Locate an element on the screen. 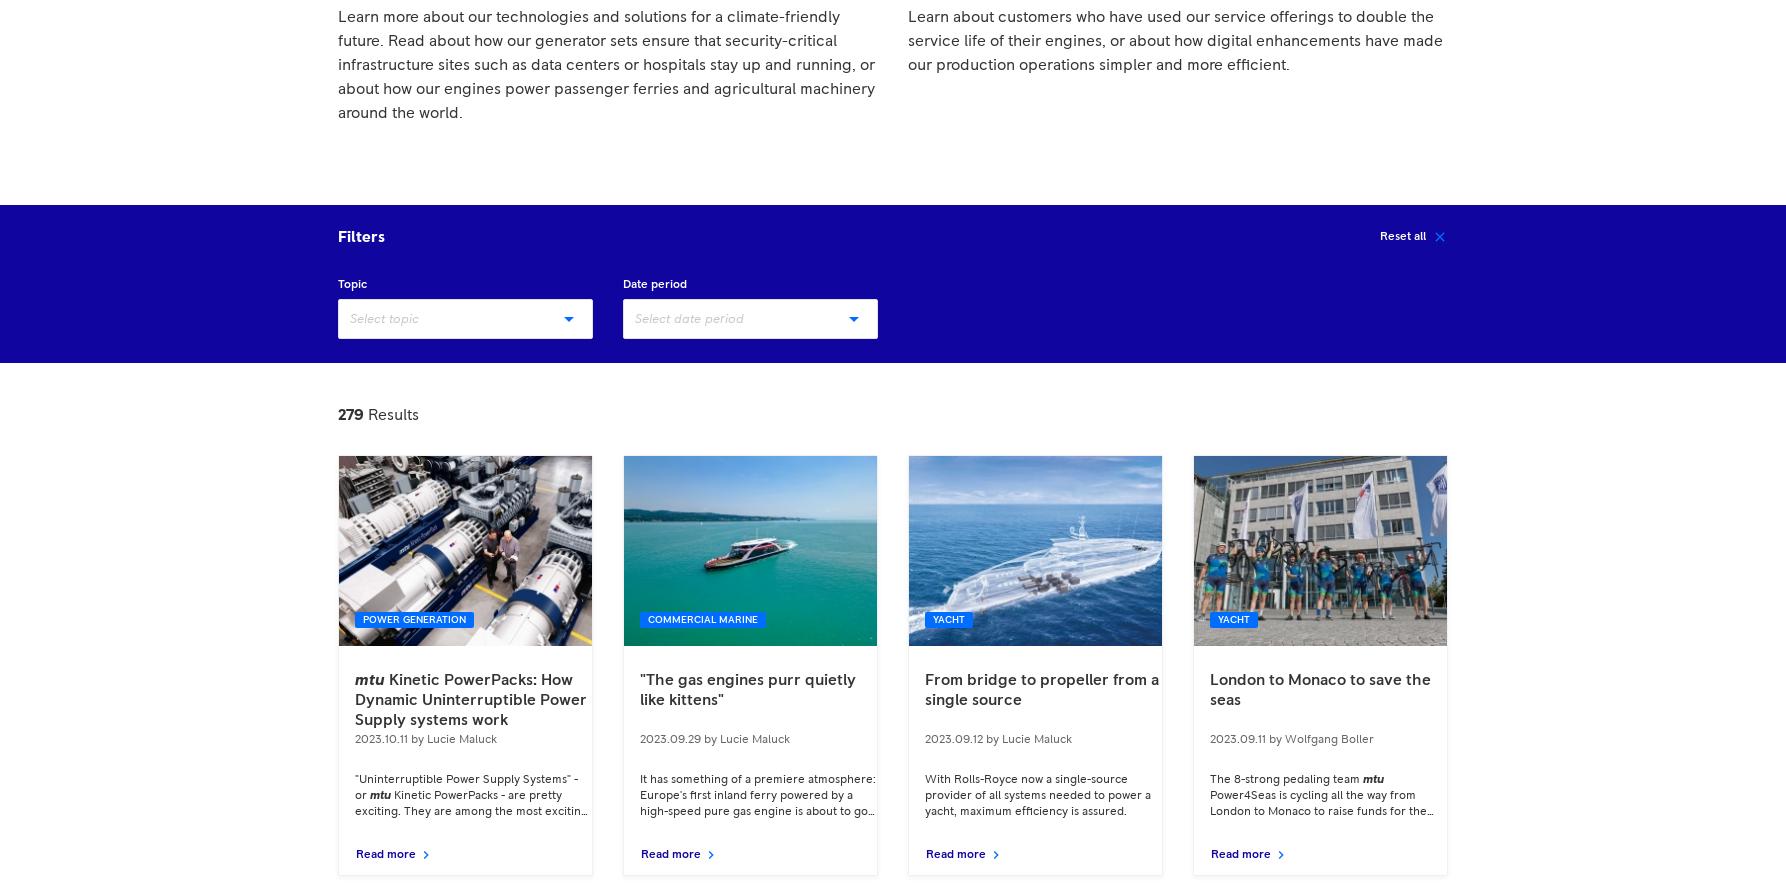 The height and width of the screenshot is (891, 1786). 'Wolfgang Boller' is located at coordinates (1329, 738).